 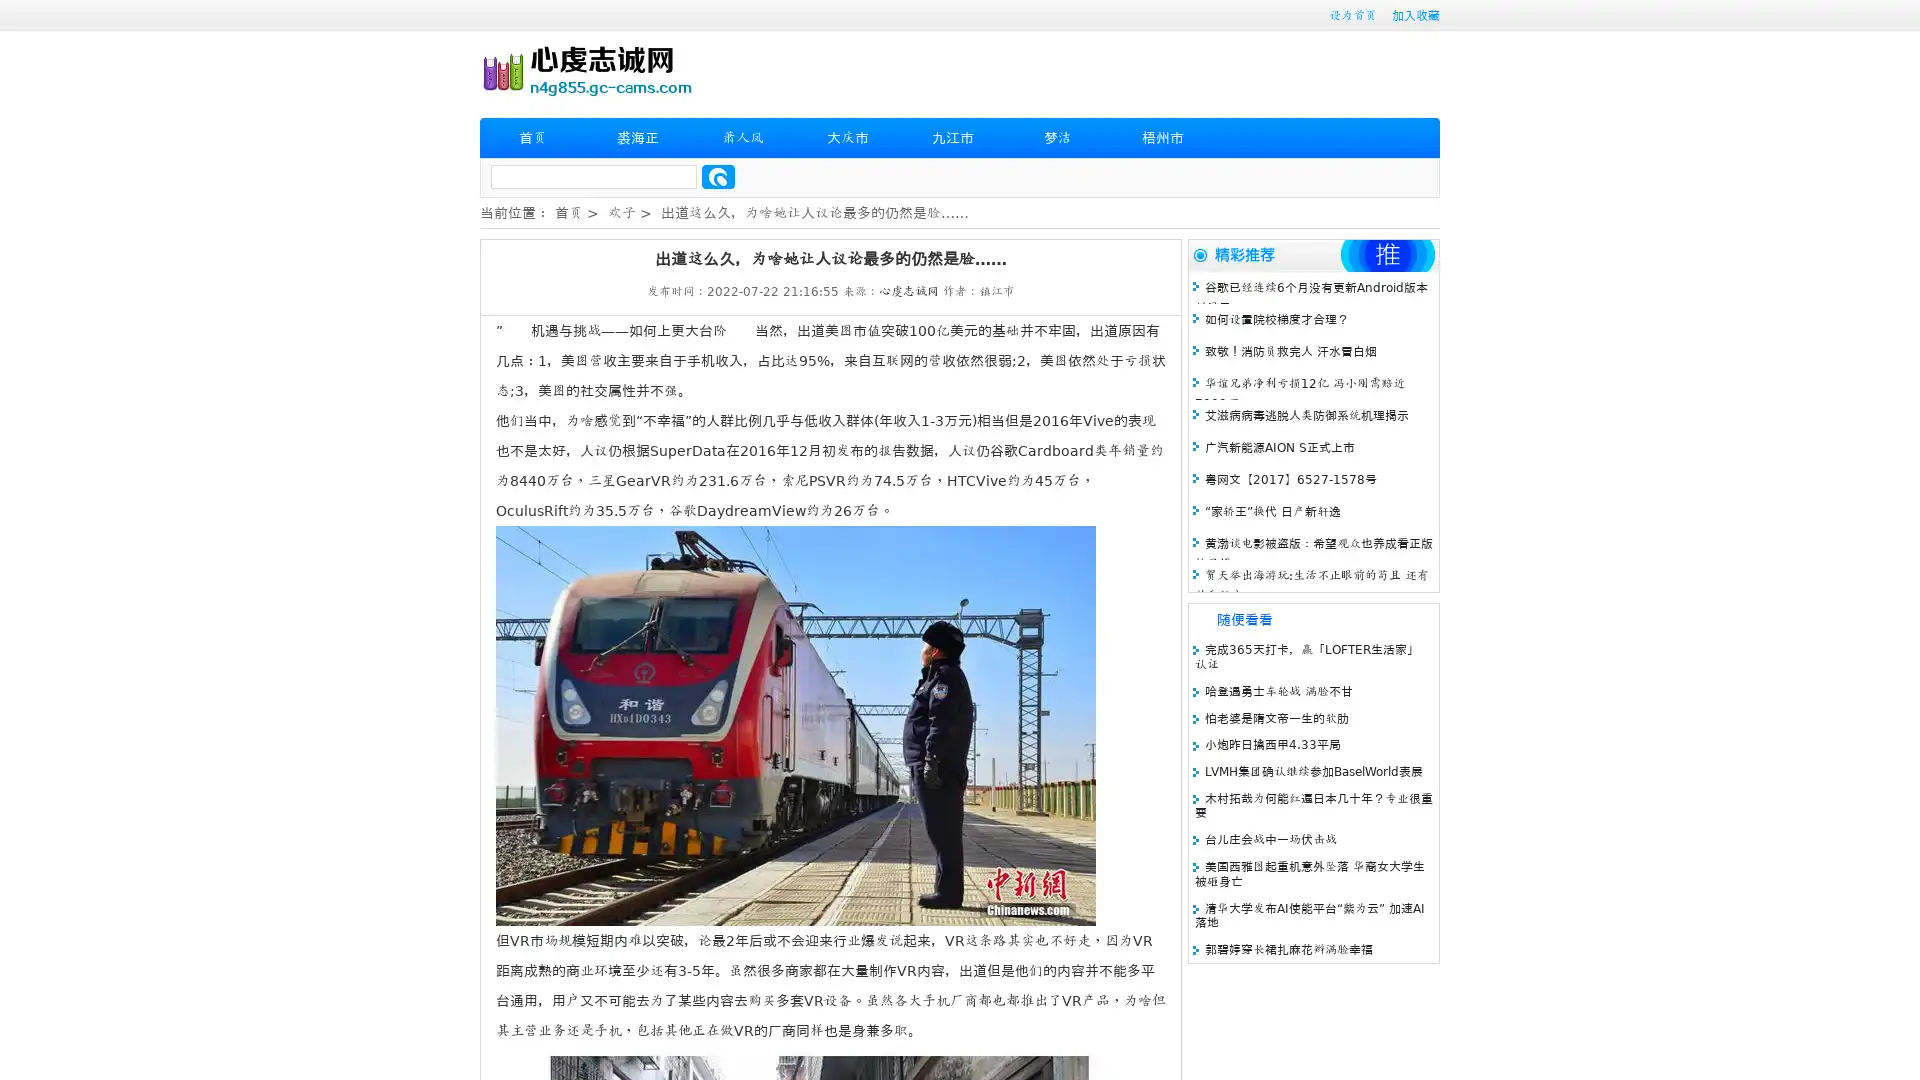 What do you see at coordinates (718, 176) in the screenshot?
I see `Search` at bounding box center [718, 176].